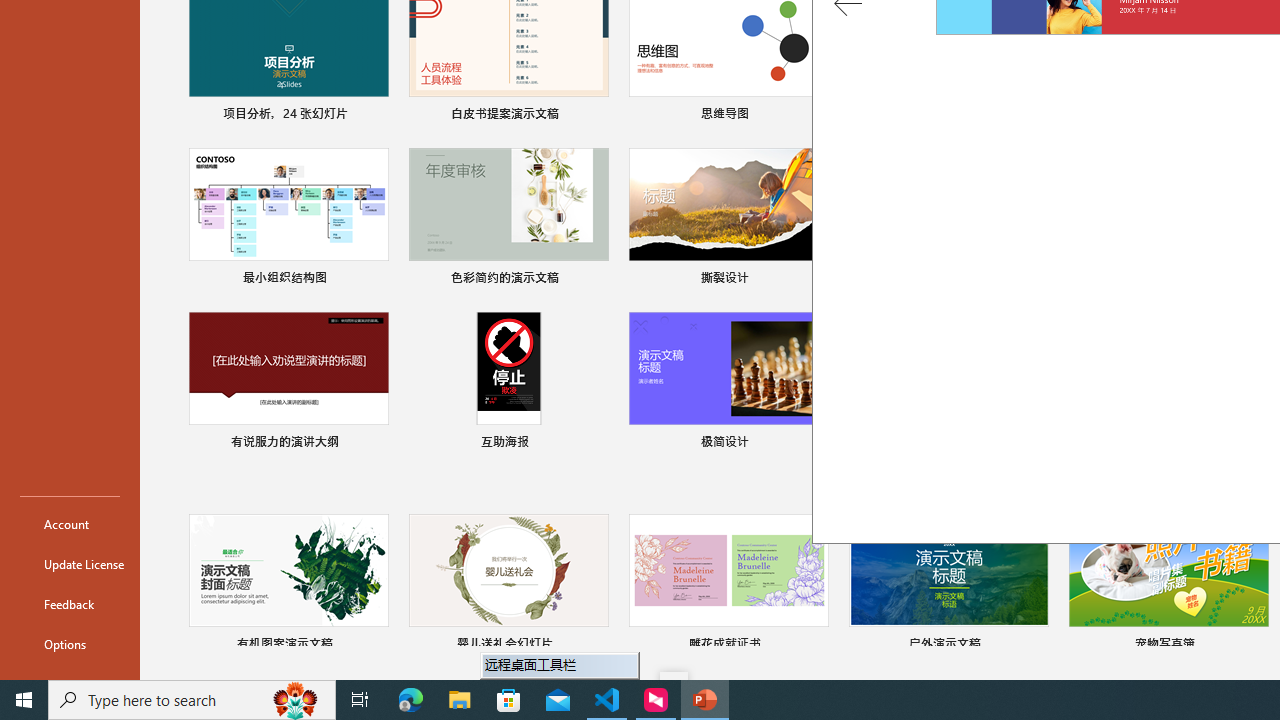 This screenshot has height=720, width=1280. What do you see at coordinates (69, 523) in the screenshot?
I see `'Account'` at bounding box center [69, 523].